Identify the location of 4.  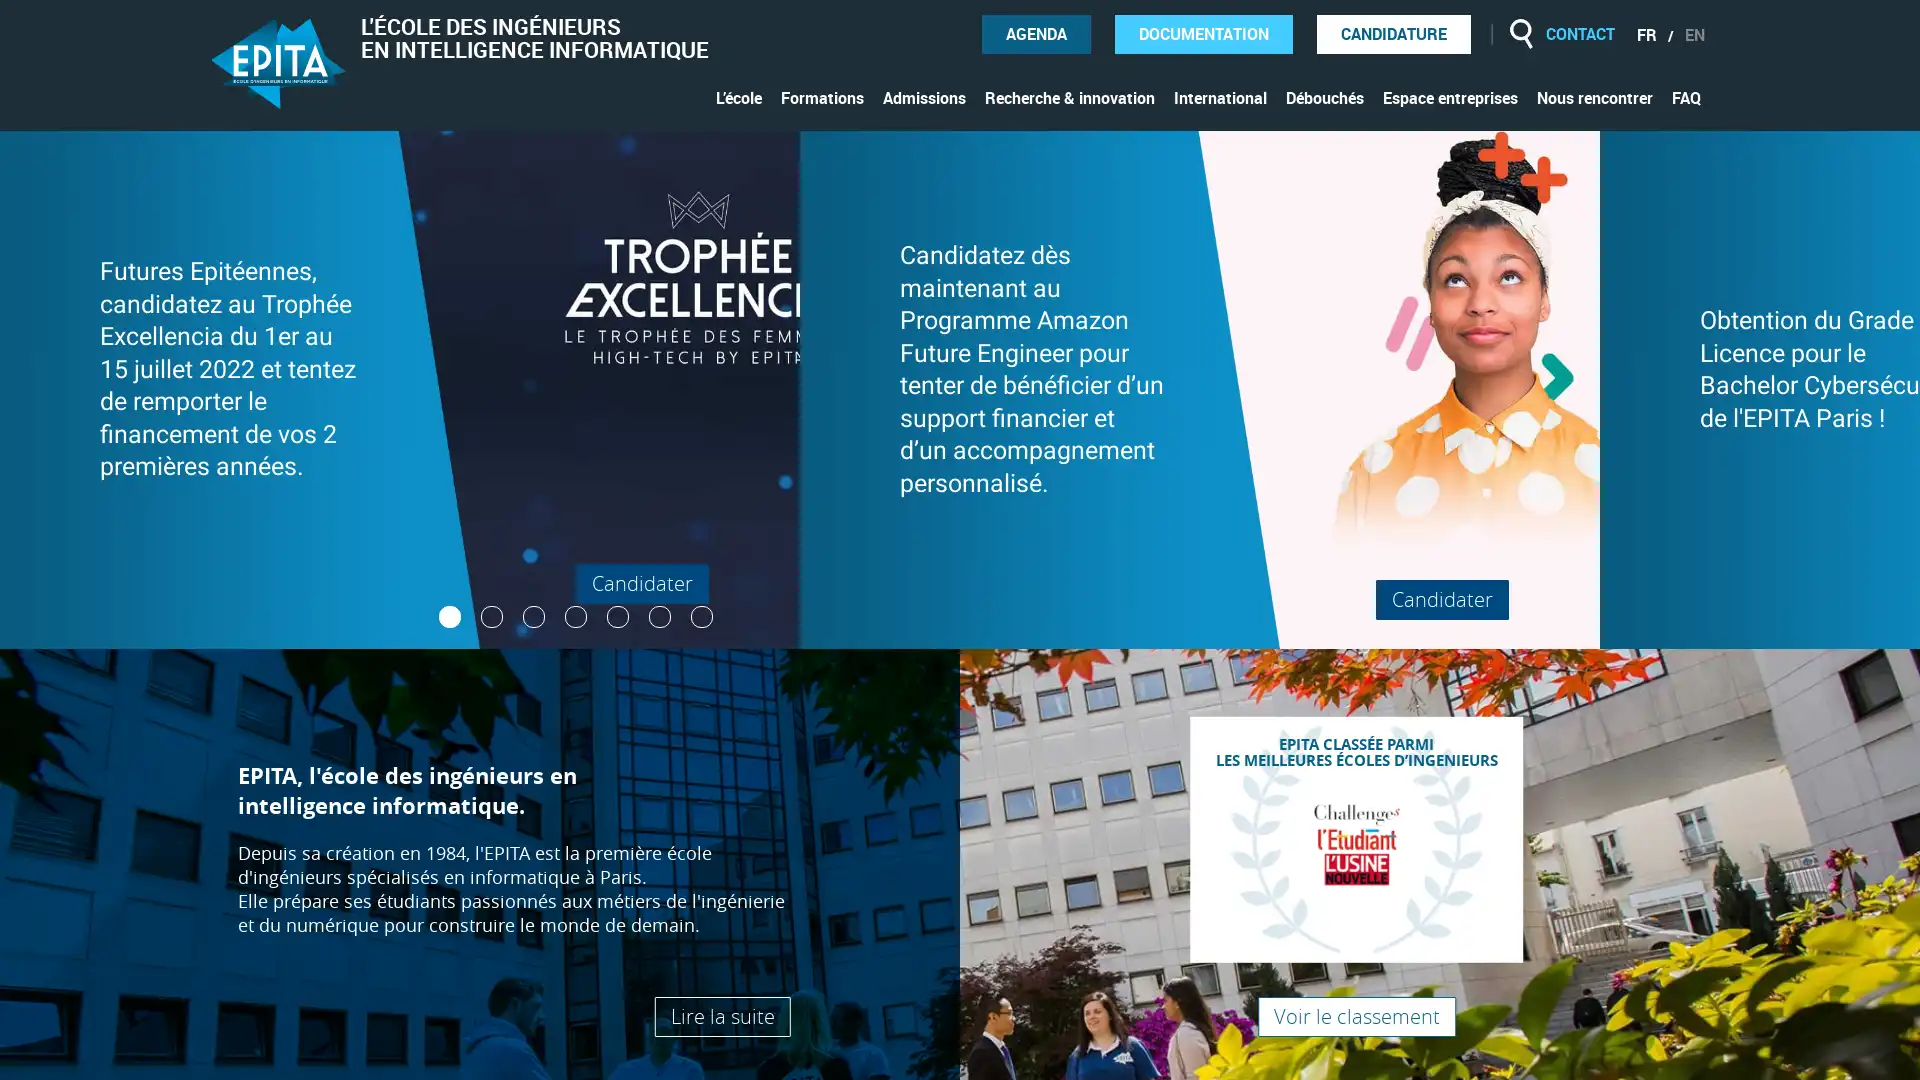
(575, 612).